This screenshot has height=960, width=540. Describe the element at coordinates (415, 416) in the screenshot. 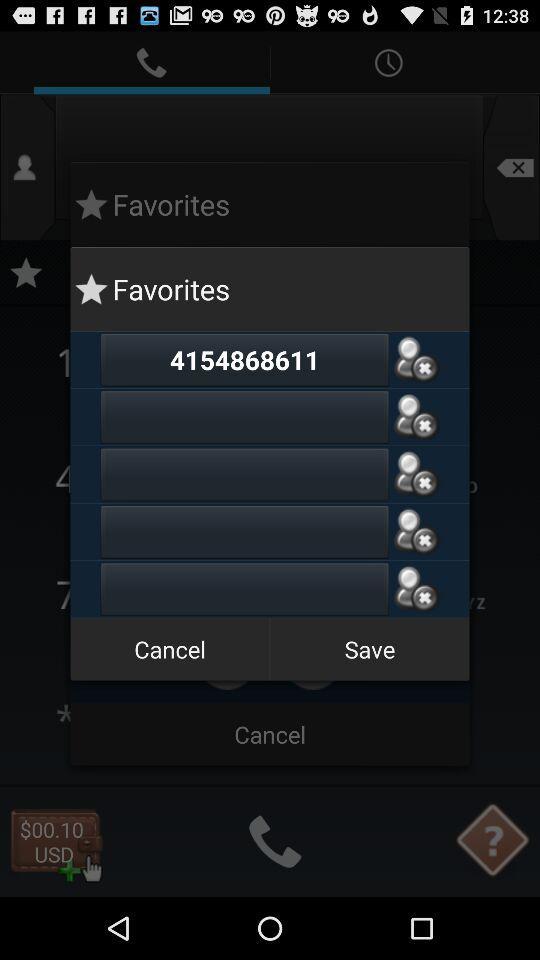

I see `number to favorites` at that location.